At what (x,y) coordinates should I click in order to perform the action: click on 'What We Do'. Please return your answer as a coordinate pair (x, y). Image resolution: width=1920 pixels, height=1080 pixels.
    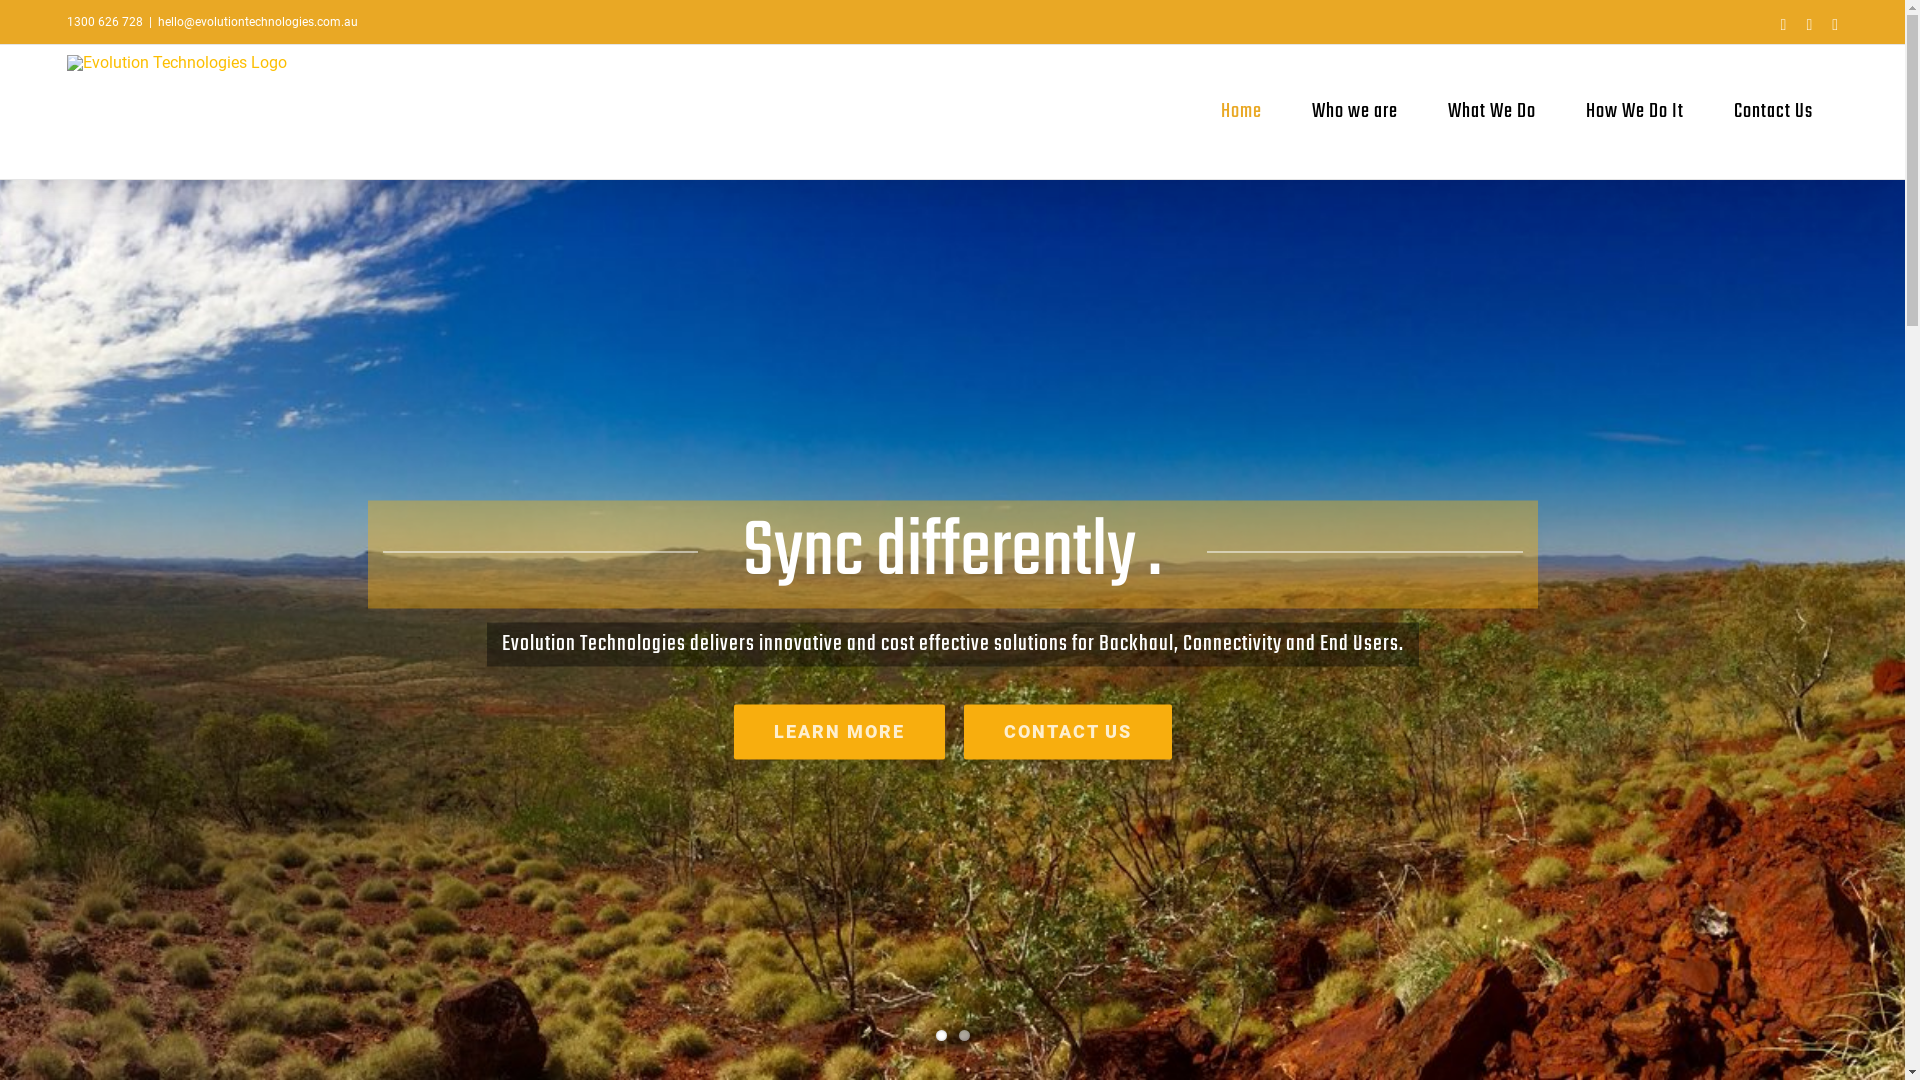
    Looking at the image, I should click on (1492, 111).